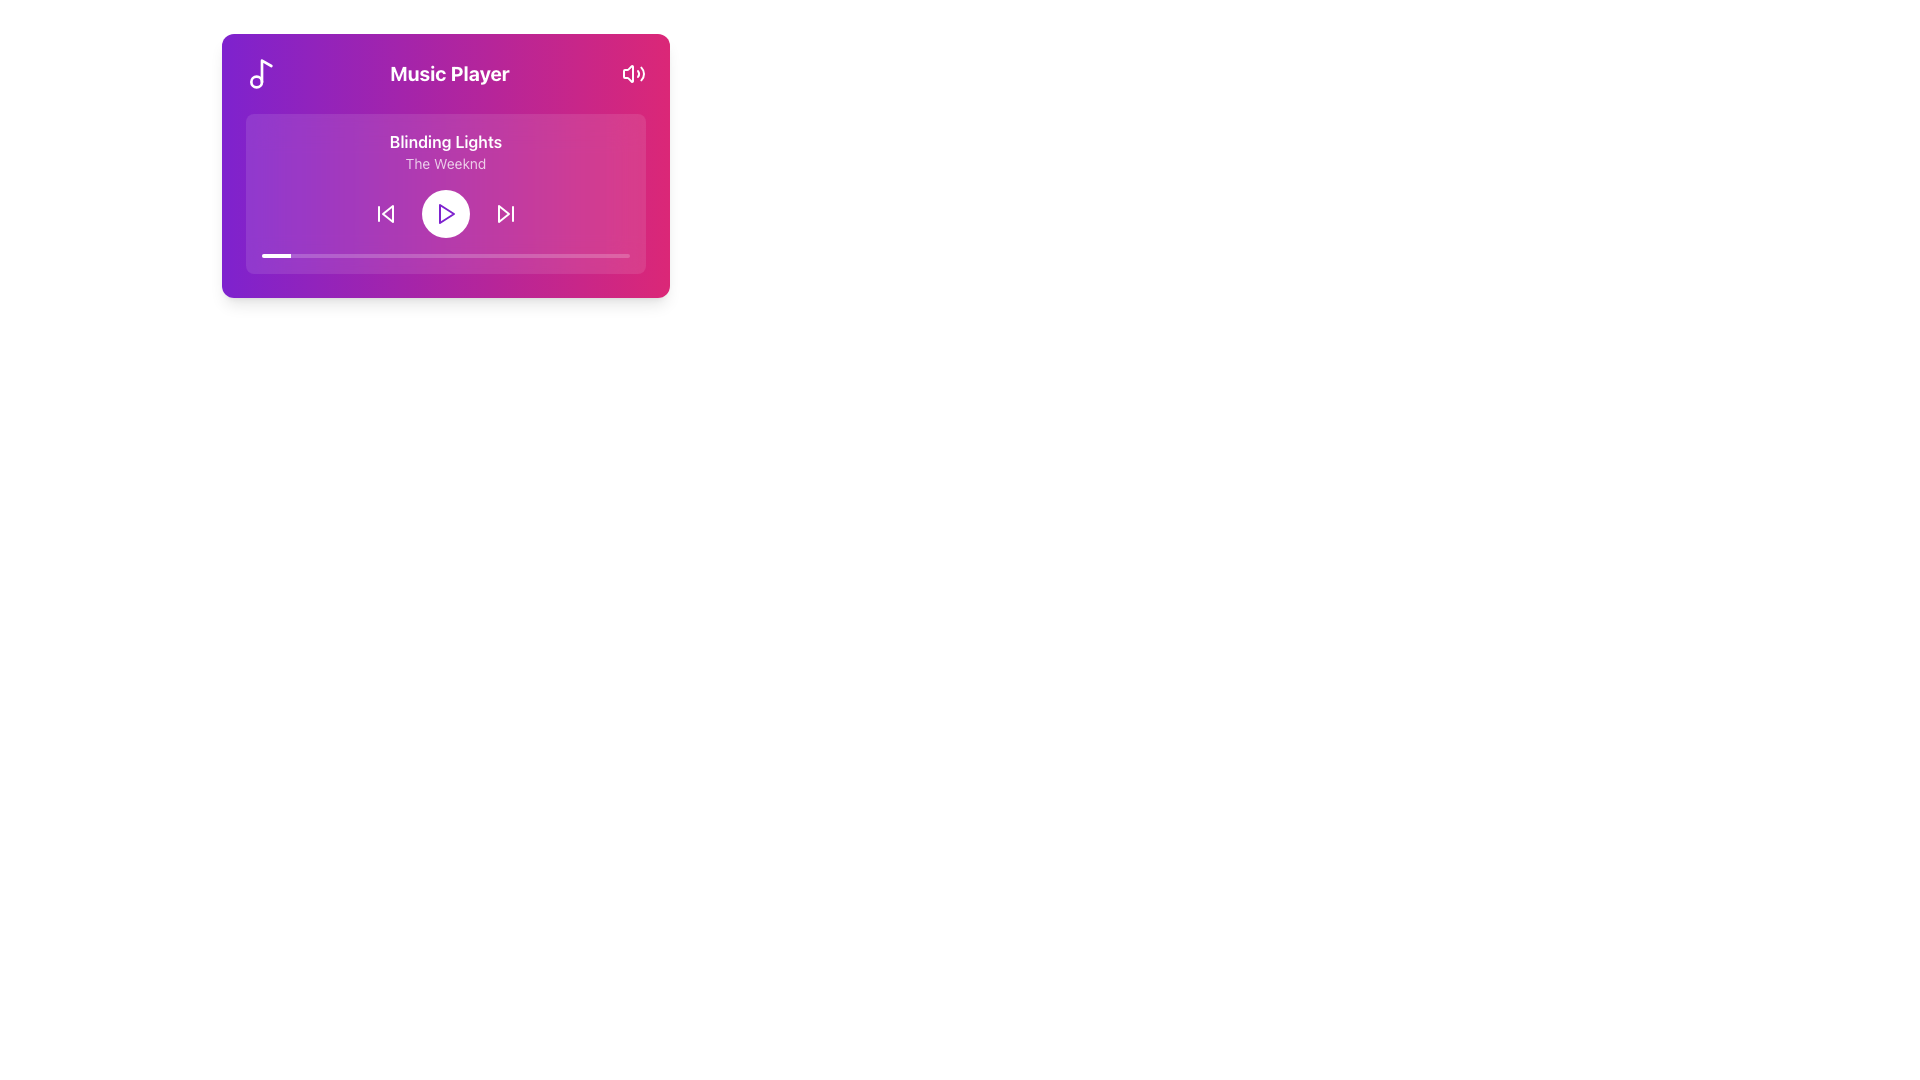 The height and width of the screenshot is (1080, 1920). I want to click on the text label 'Music Player', which is prominently displayed in bold, extra-large font at the top of the music player interface, so click(449, 72).